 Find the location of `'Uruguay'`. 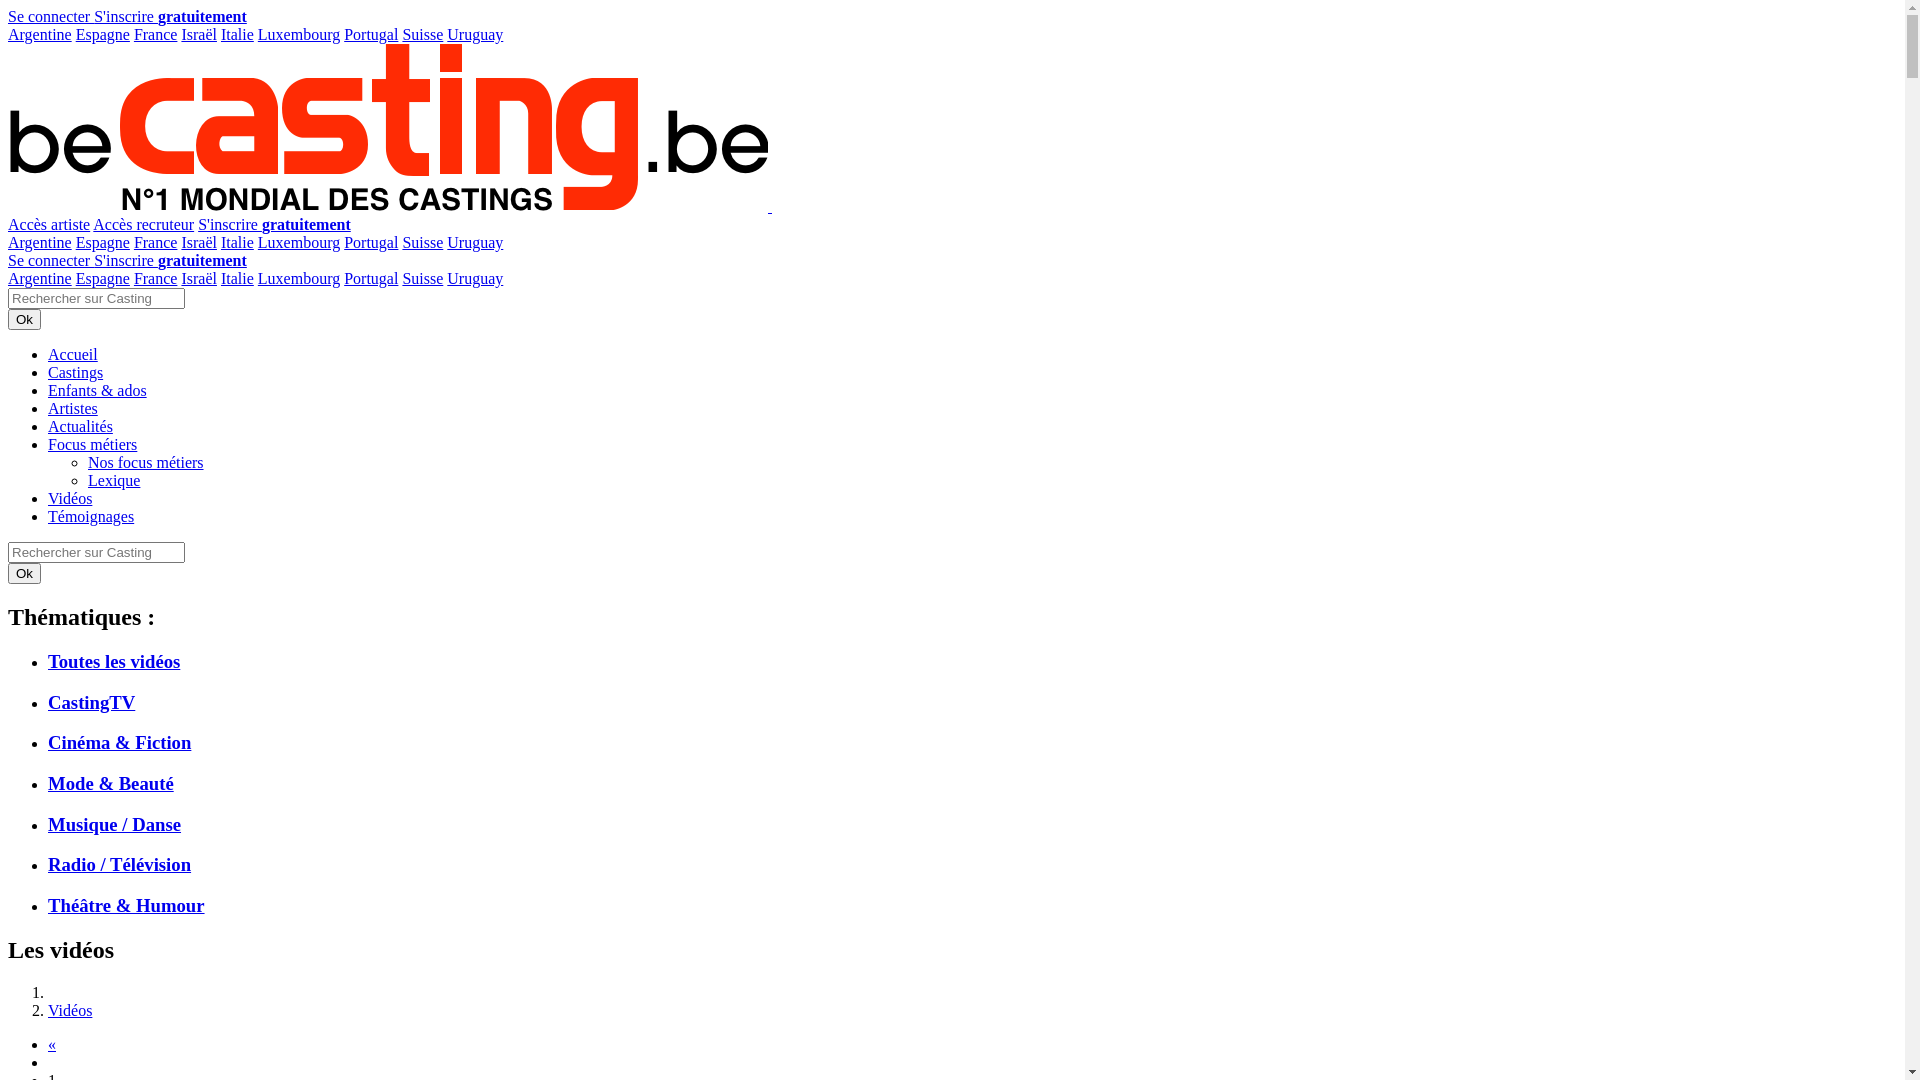

'Uruguay' is located at coordinates (445, 278).